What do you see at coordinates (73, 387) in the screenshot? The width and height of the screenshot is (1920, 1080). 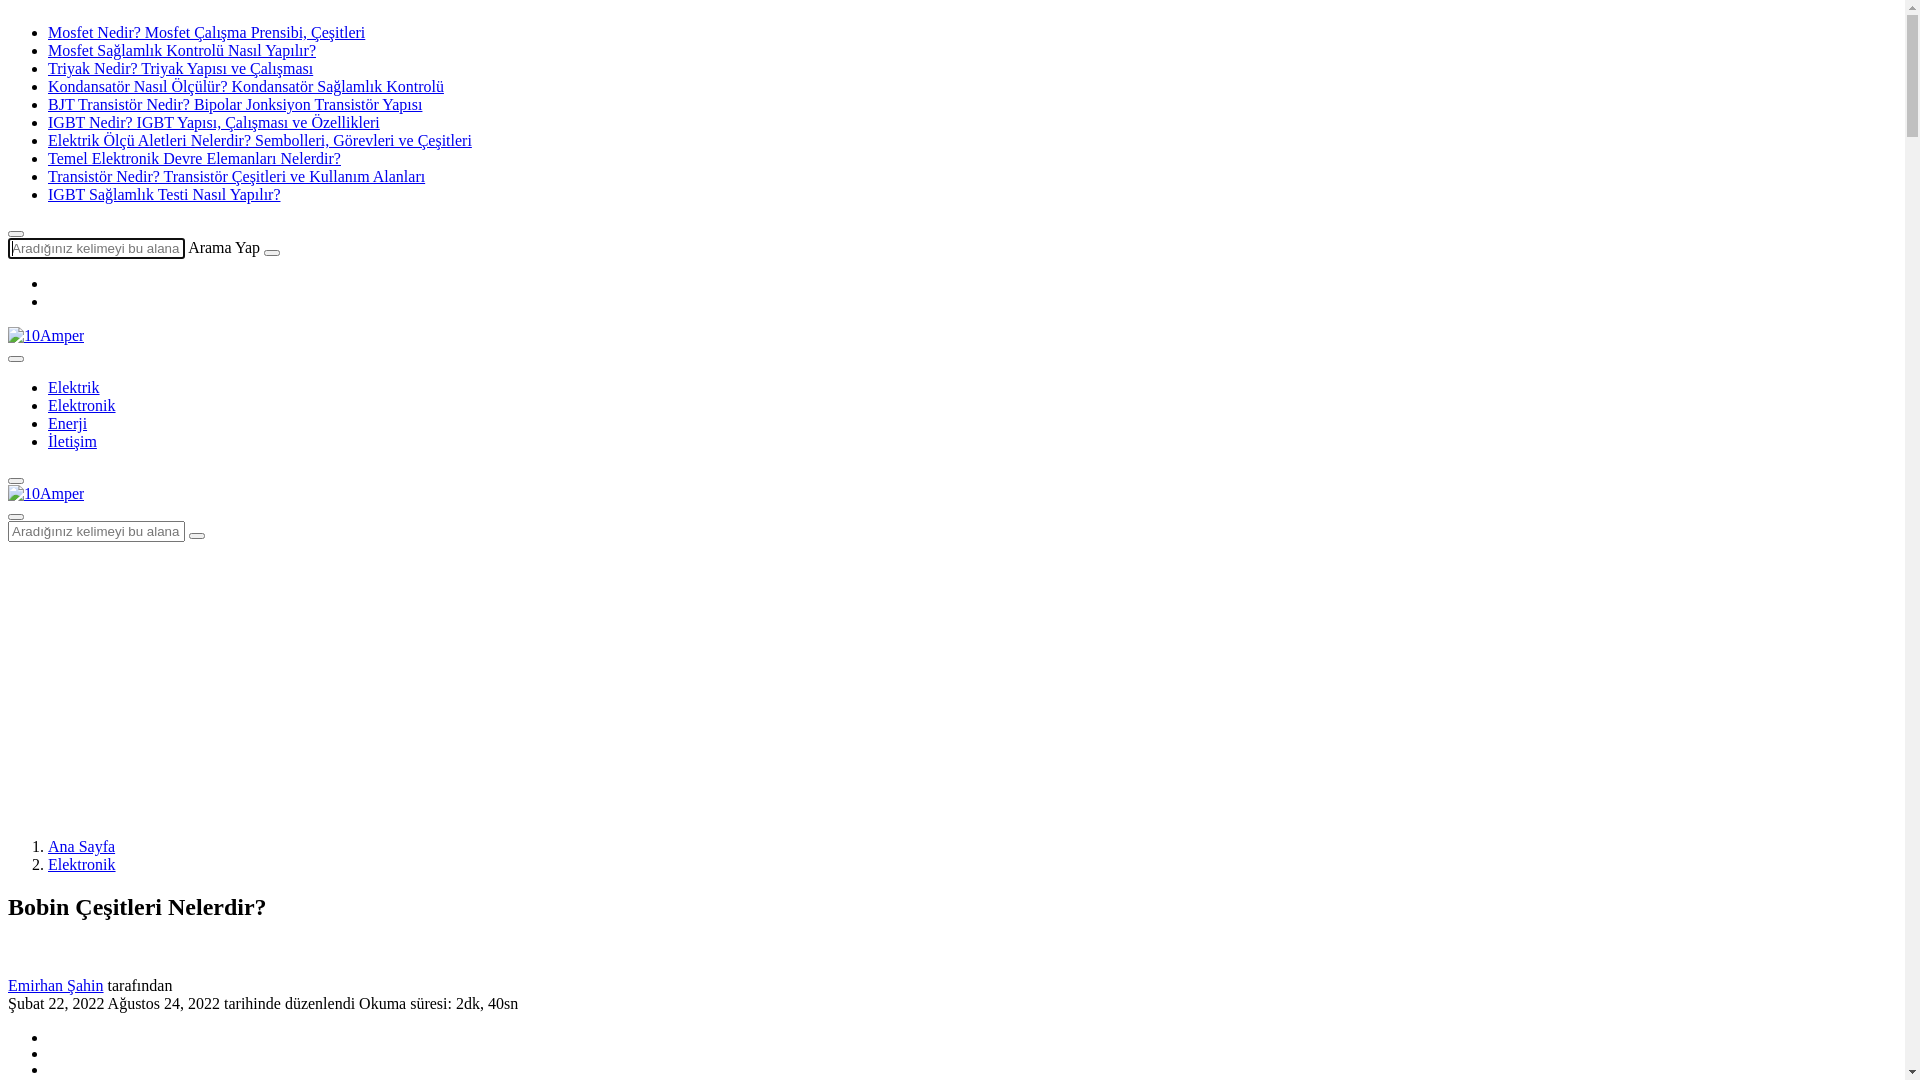 I see `'Elektrik'` at bounding box center [73, 387].